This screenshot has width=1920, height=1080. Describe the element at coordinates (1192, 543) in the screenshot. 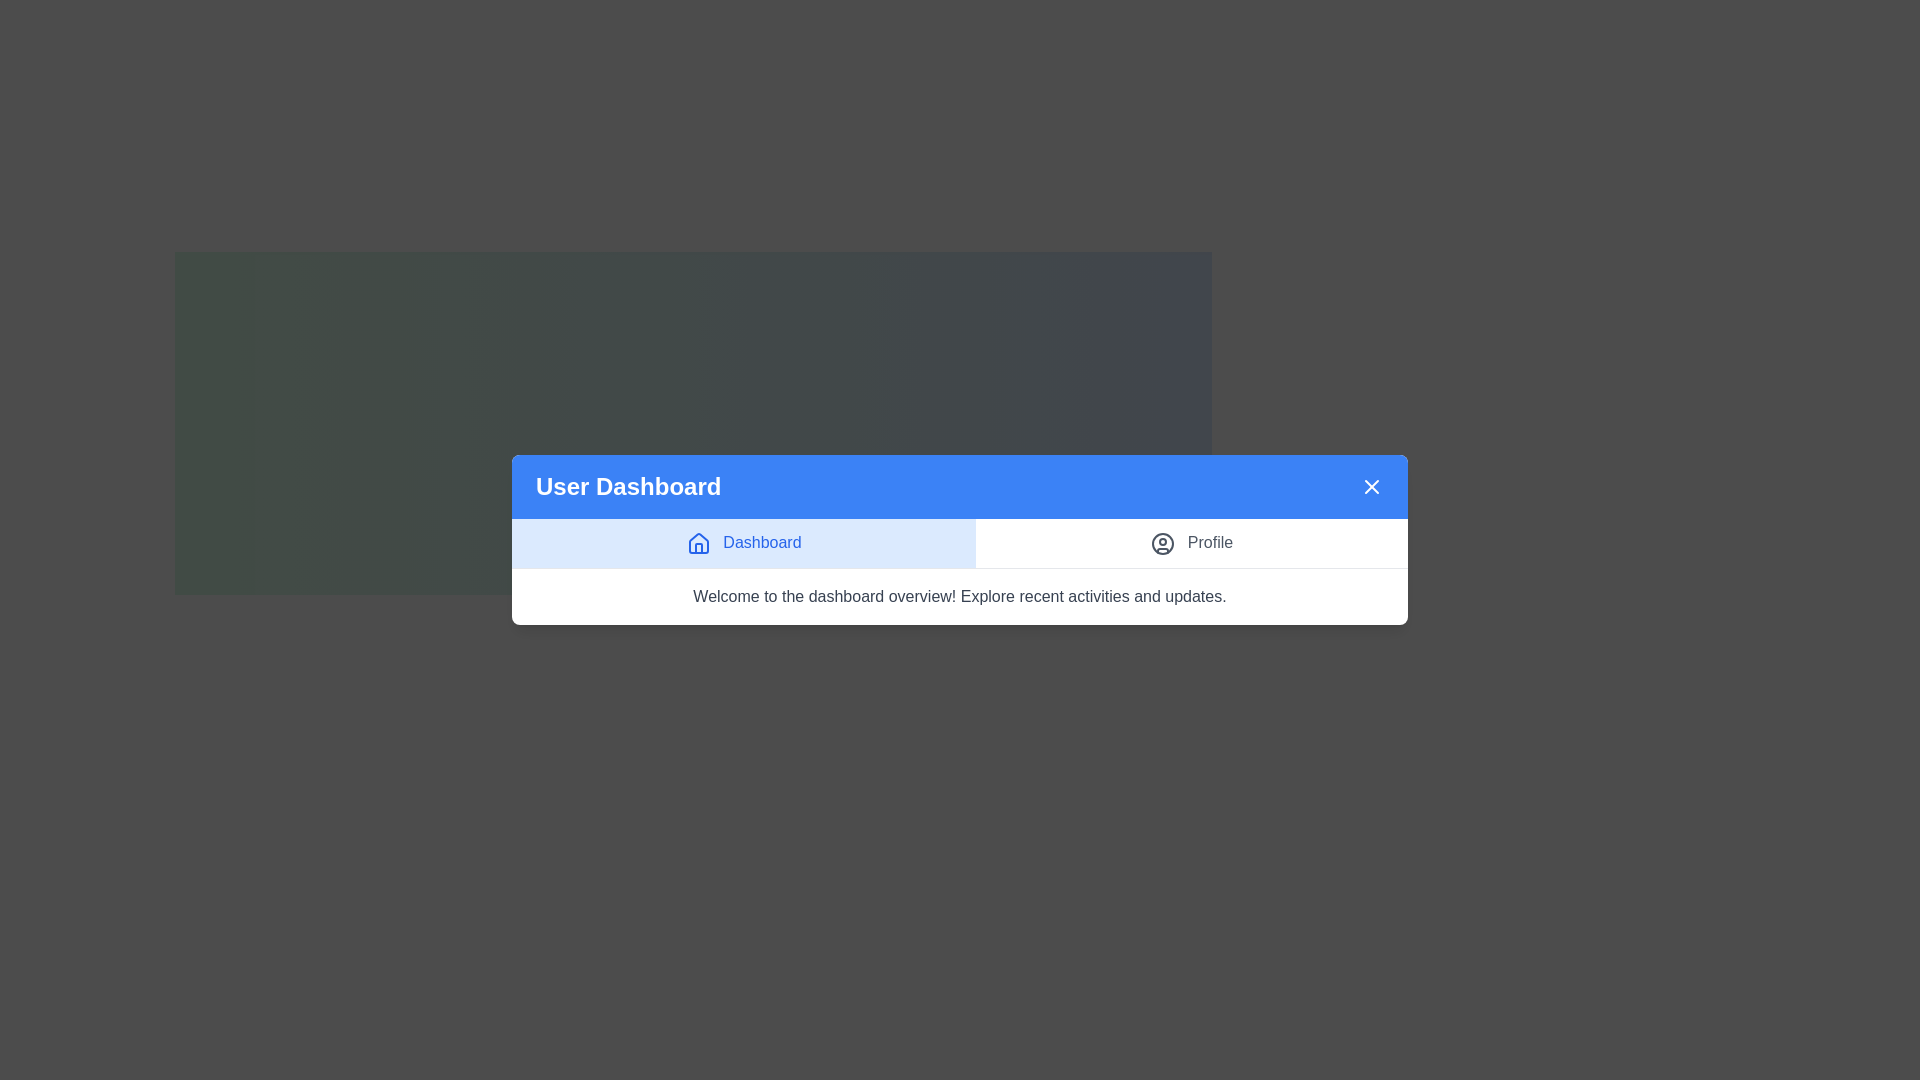

I see `the 'Profile' button, which is styled with centered text and a gray color, located in the navigation section next to the 'Dashboard' button` at that location.